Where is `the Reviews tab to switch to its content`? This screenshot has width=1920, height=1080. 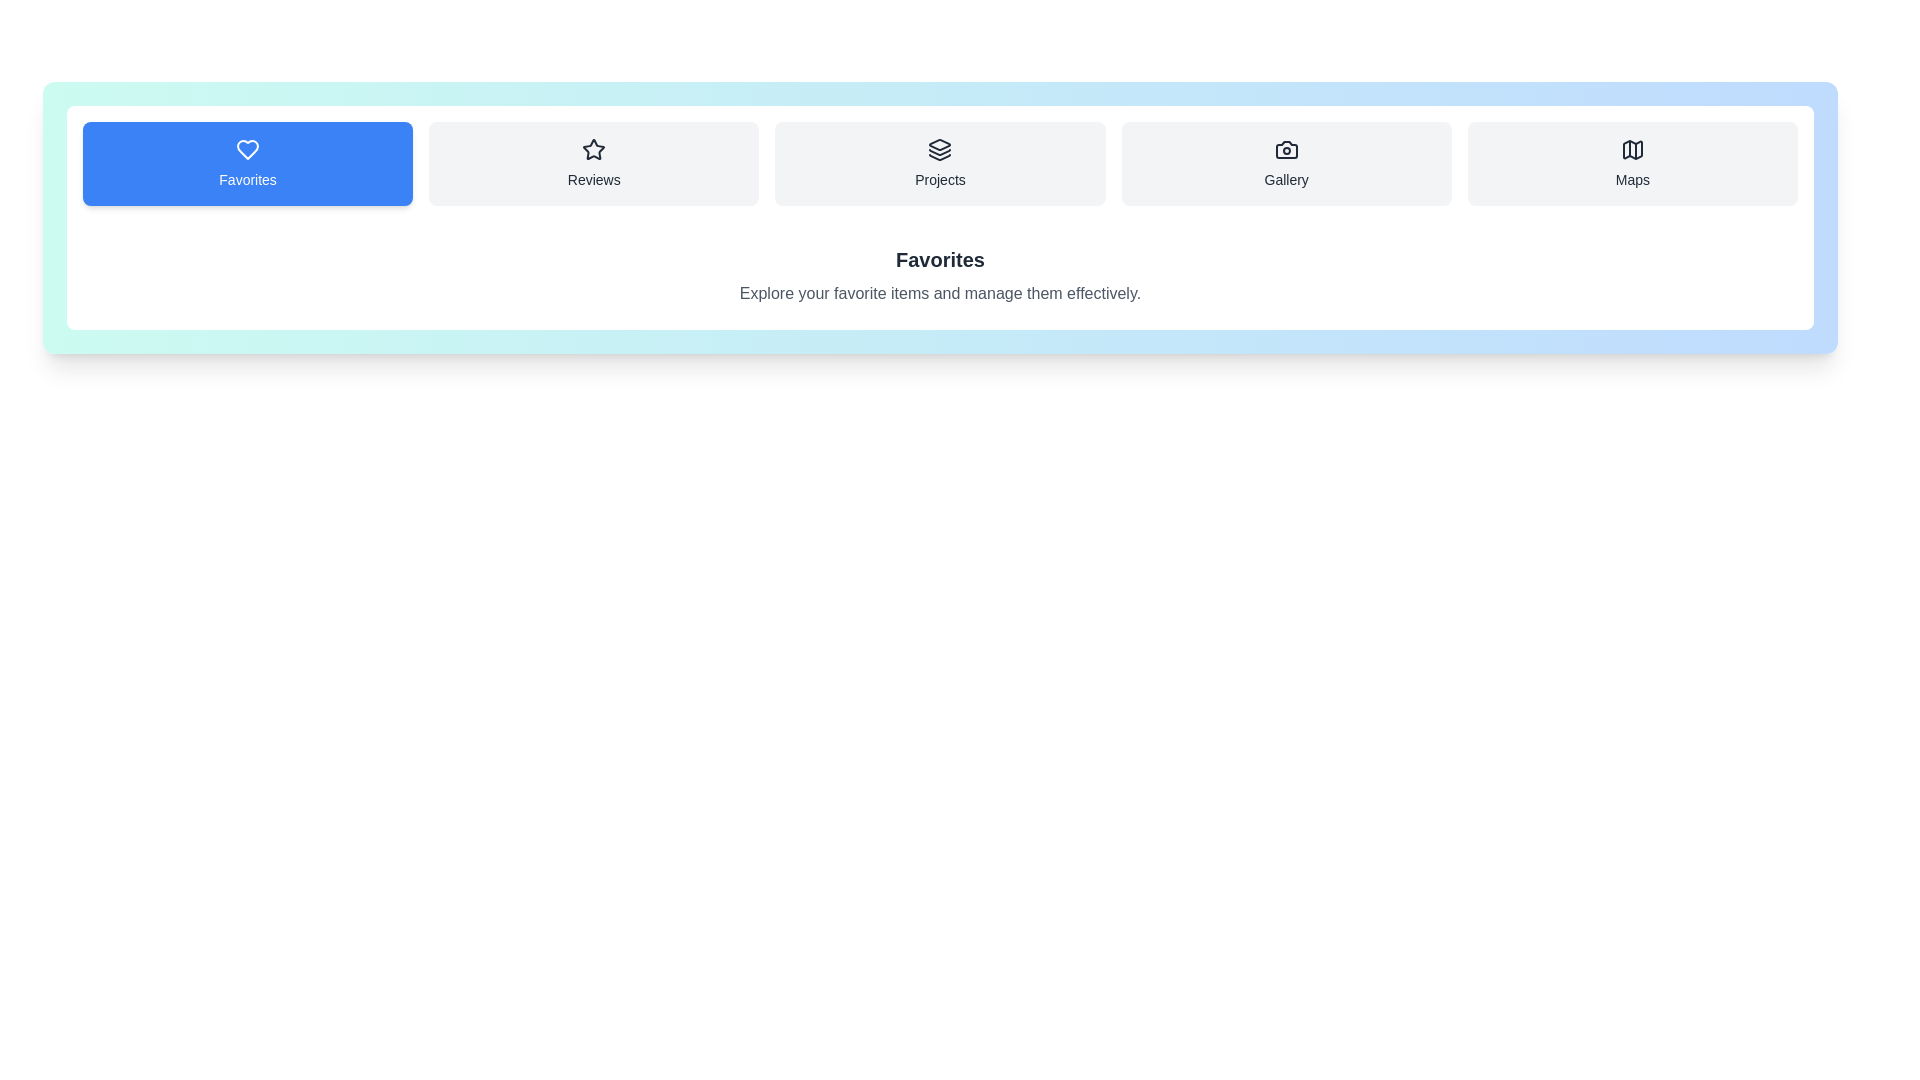
the Reviews tab to switch to its content is located at coordinates (593, 163).